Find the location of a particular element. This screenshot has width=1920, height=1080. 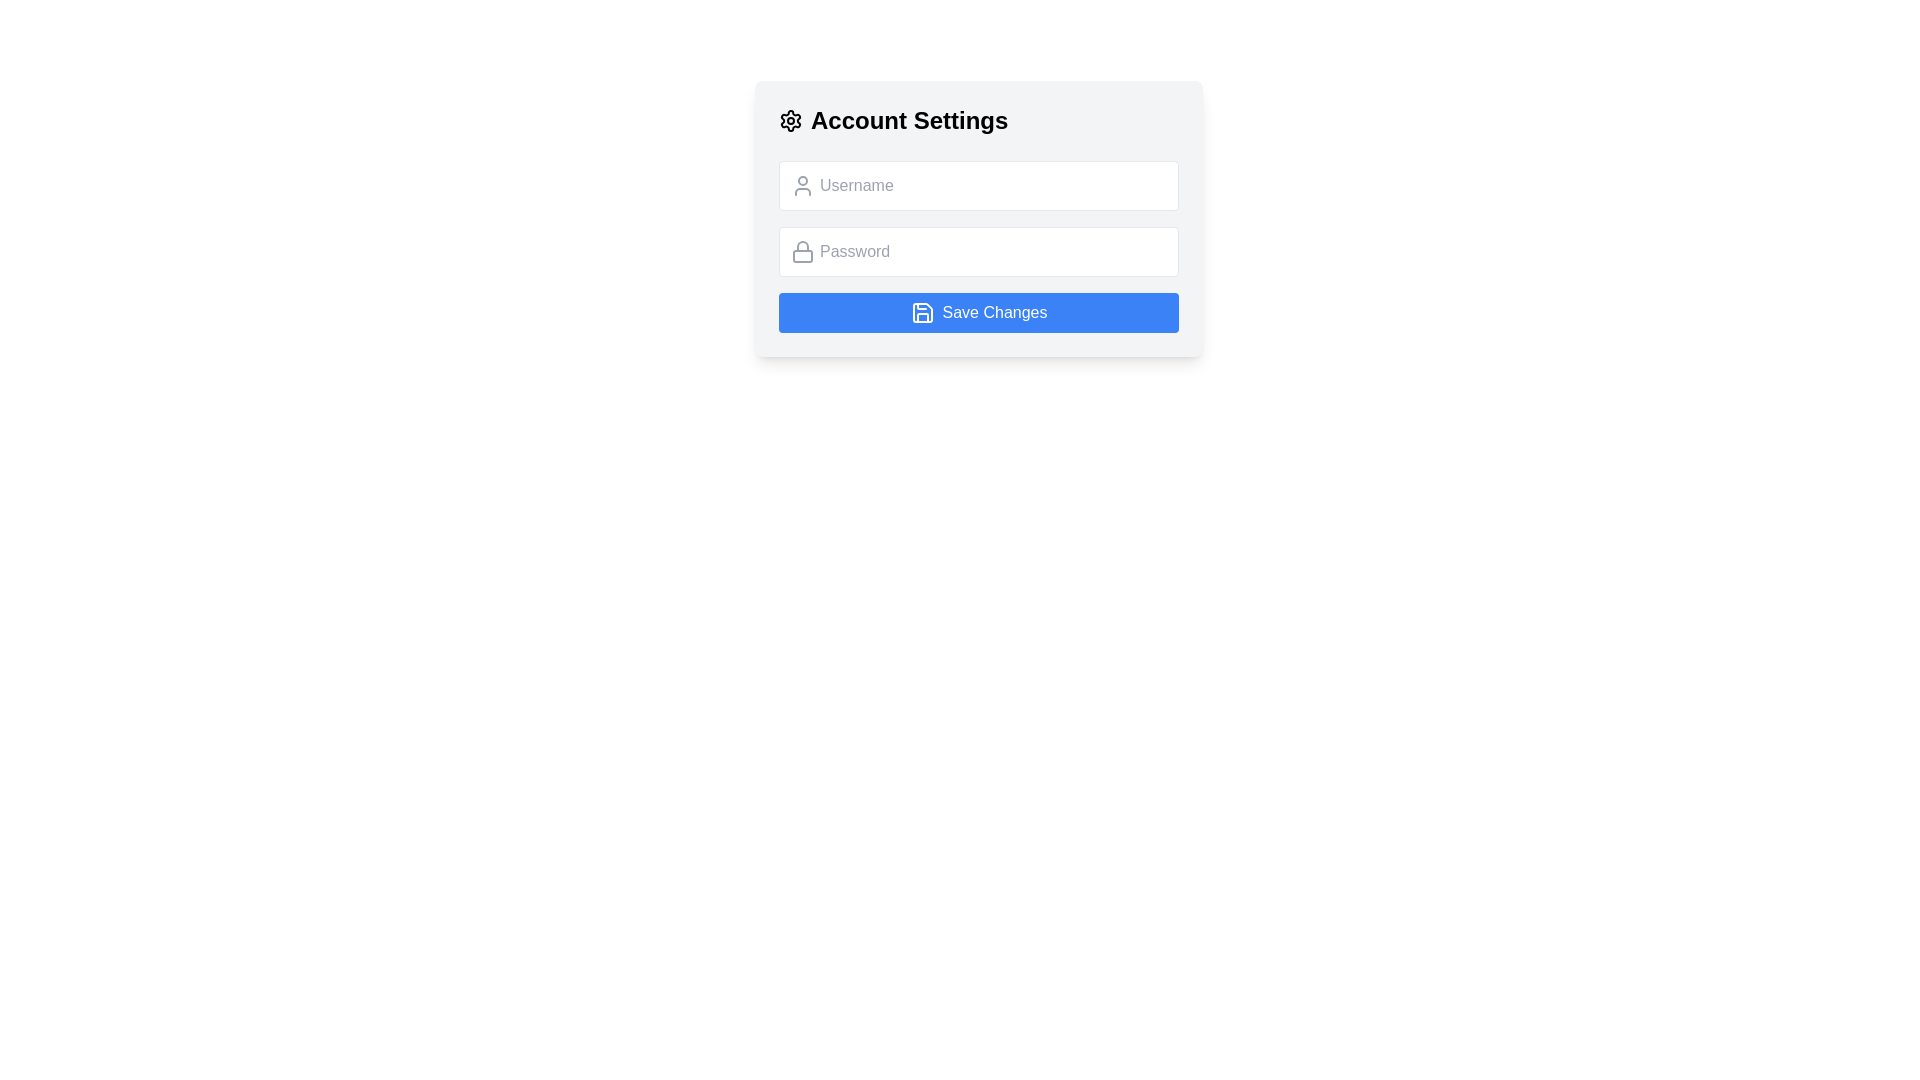

the cogwheel icon, which is a minimalistic outline of a gear located to the left of the 'Account Settings' heading is located at coordinates (790, 120).